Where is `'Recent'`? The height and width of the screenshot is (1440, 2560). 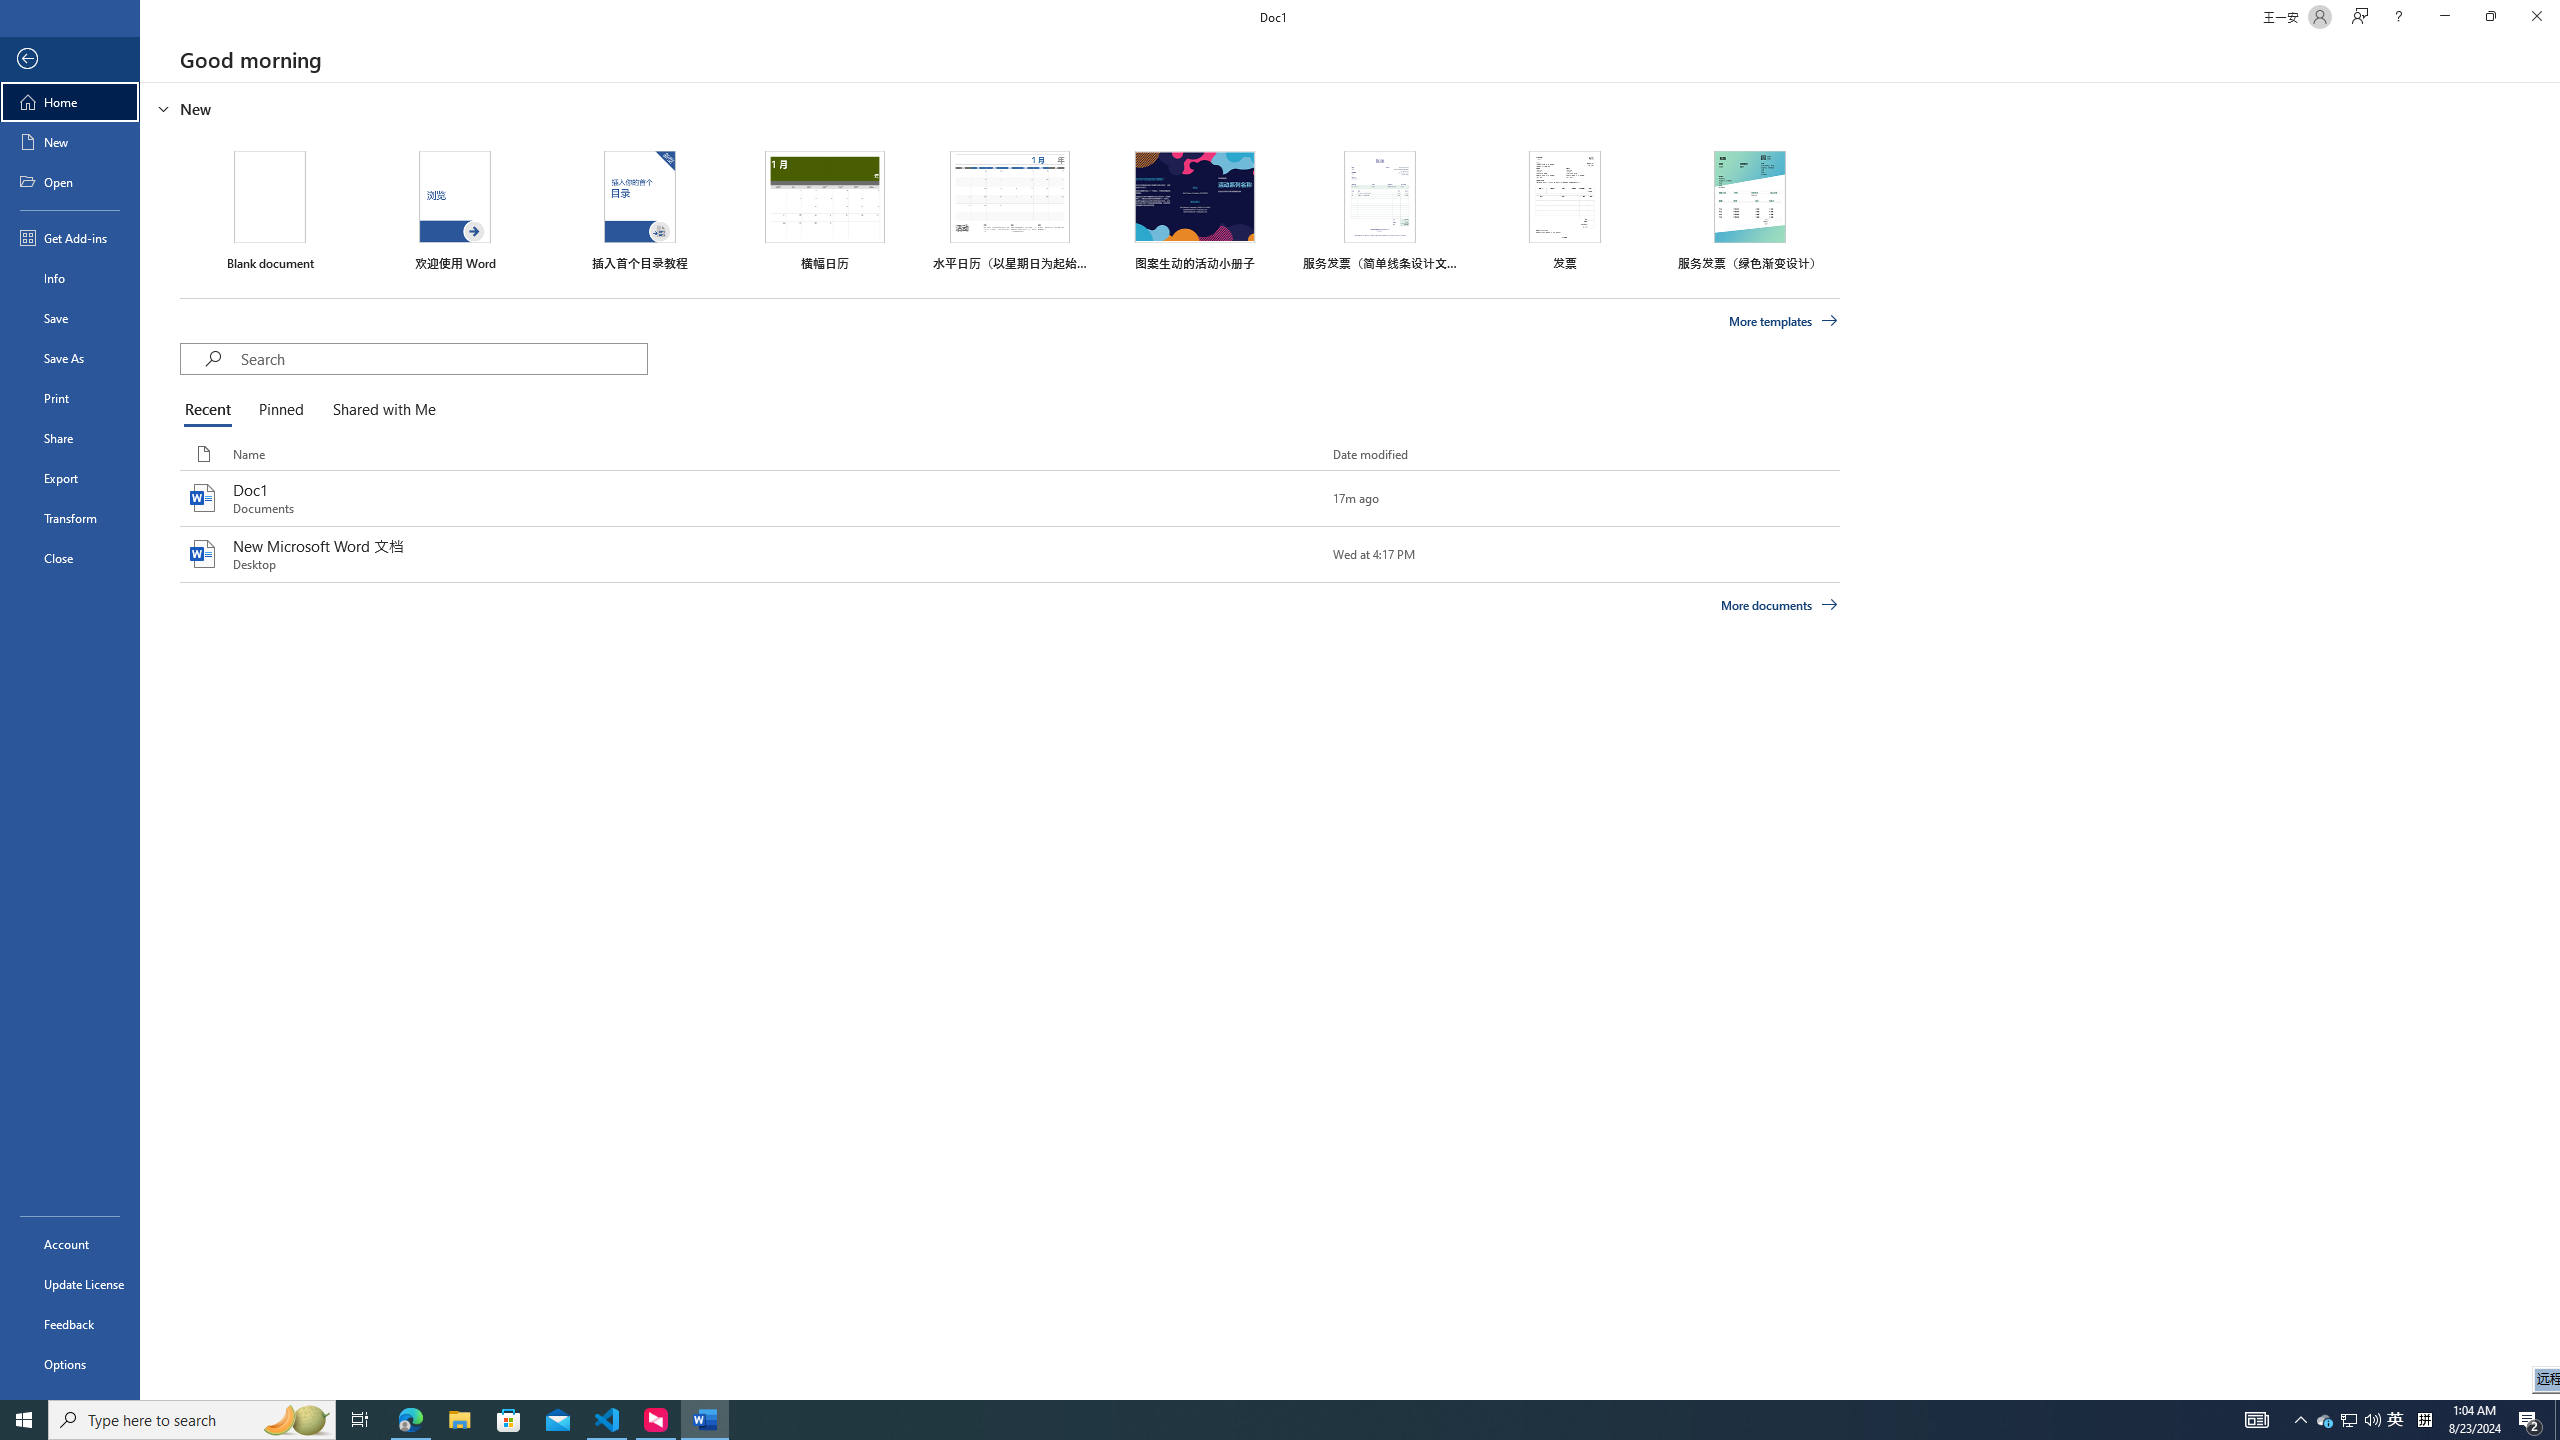
'Recent' is located at coordinates (211, 410).